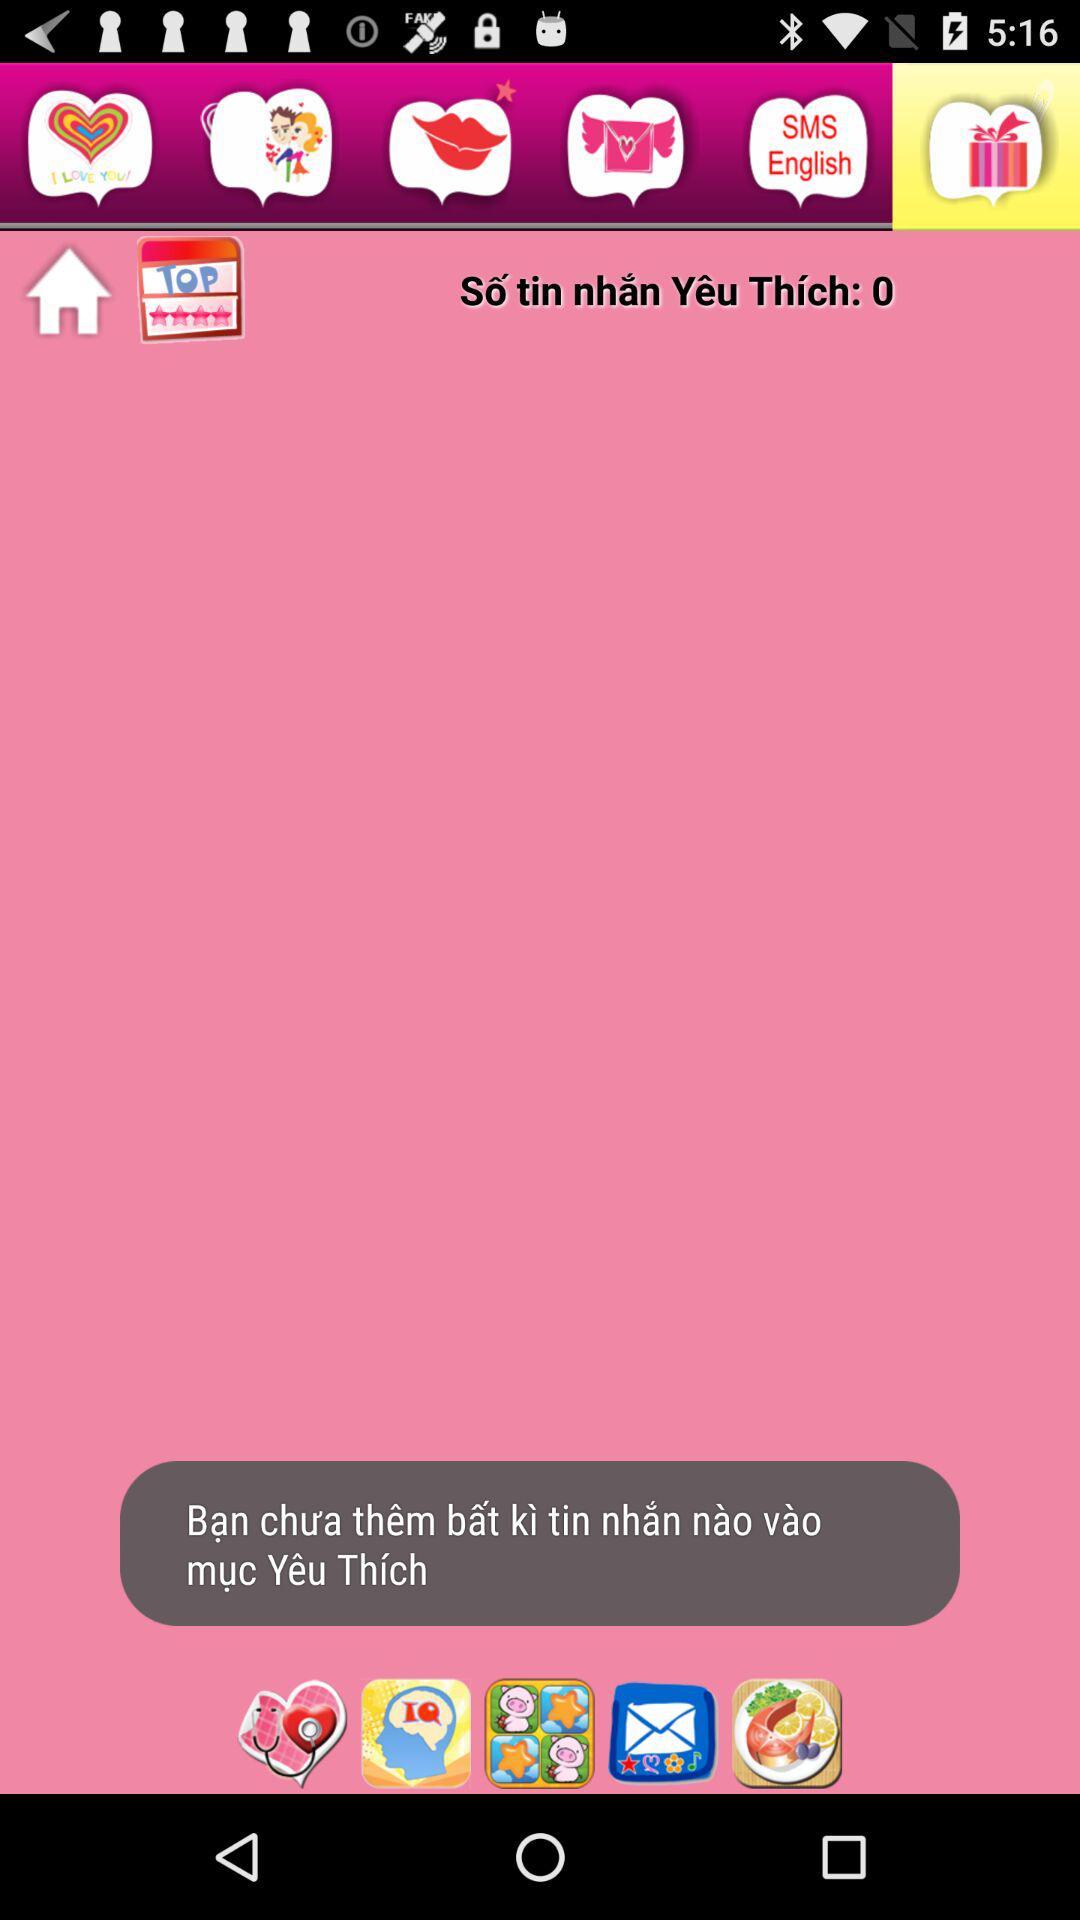 The width and height of the screenshot is (1080, 1920). What do you see at coordinates (663, 1732) in the screenshot?
I see `message button` at bounding box center [663, 1732].